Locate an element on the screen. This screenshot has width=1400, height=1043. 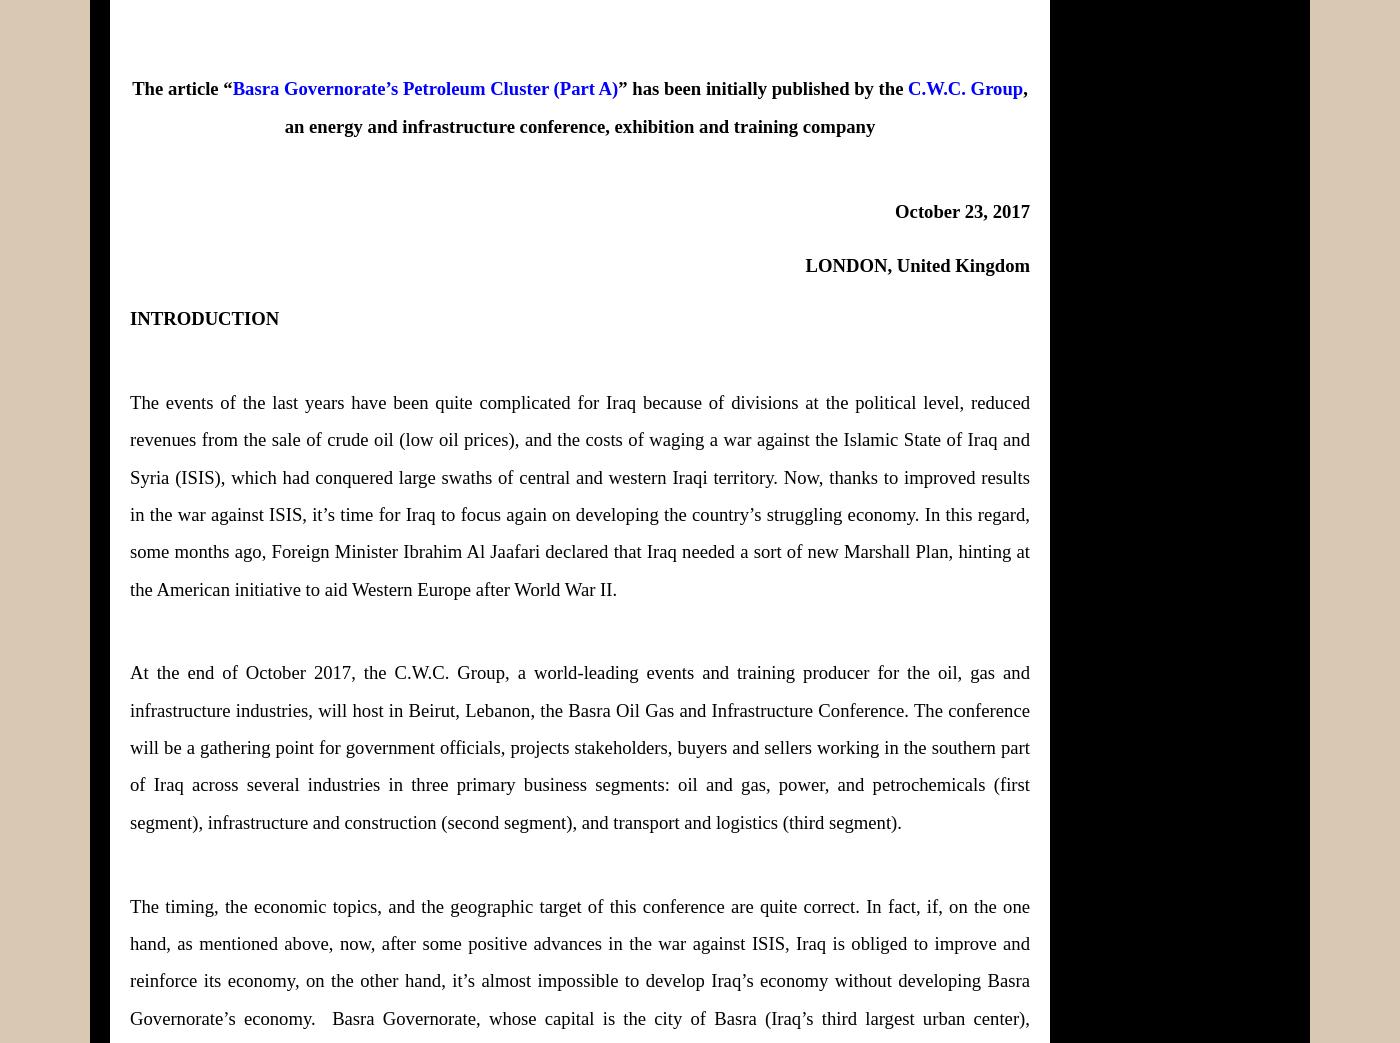
'The timing, the economic
topics, and the geographic target of this conference are quite correct. In
fact, if, on the one hand, as mentioned above, now, after some positive advances
in the war against ISIS, Iraq is obliged to improve and reinforce its economy,
on the other hand, it’s almost impossible to develop Iraq’s economy without
developing Basra Governorate’s economy.' is located at coordinates (580, 960).